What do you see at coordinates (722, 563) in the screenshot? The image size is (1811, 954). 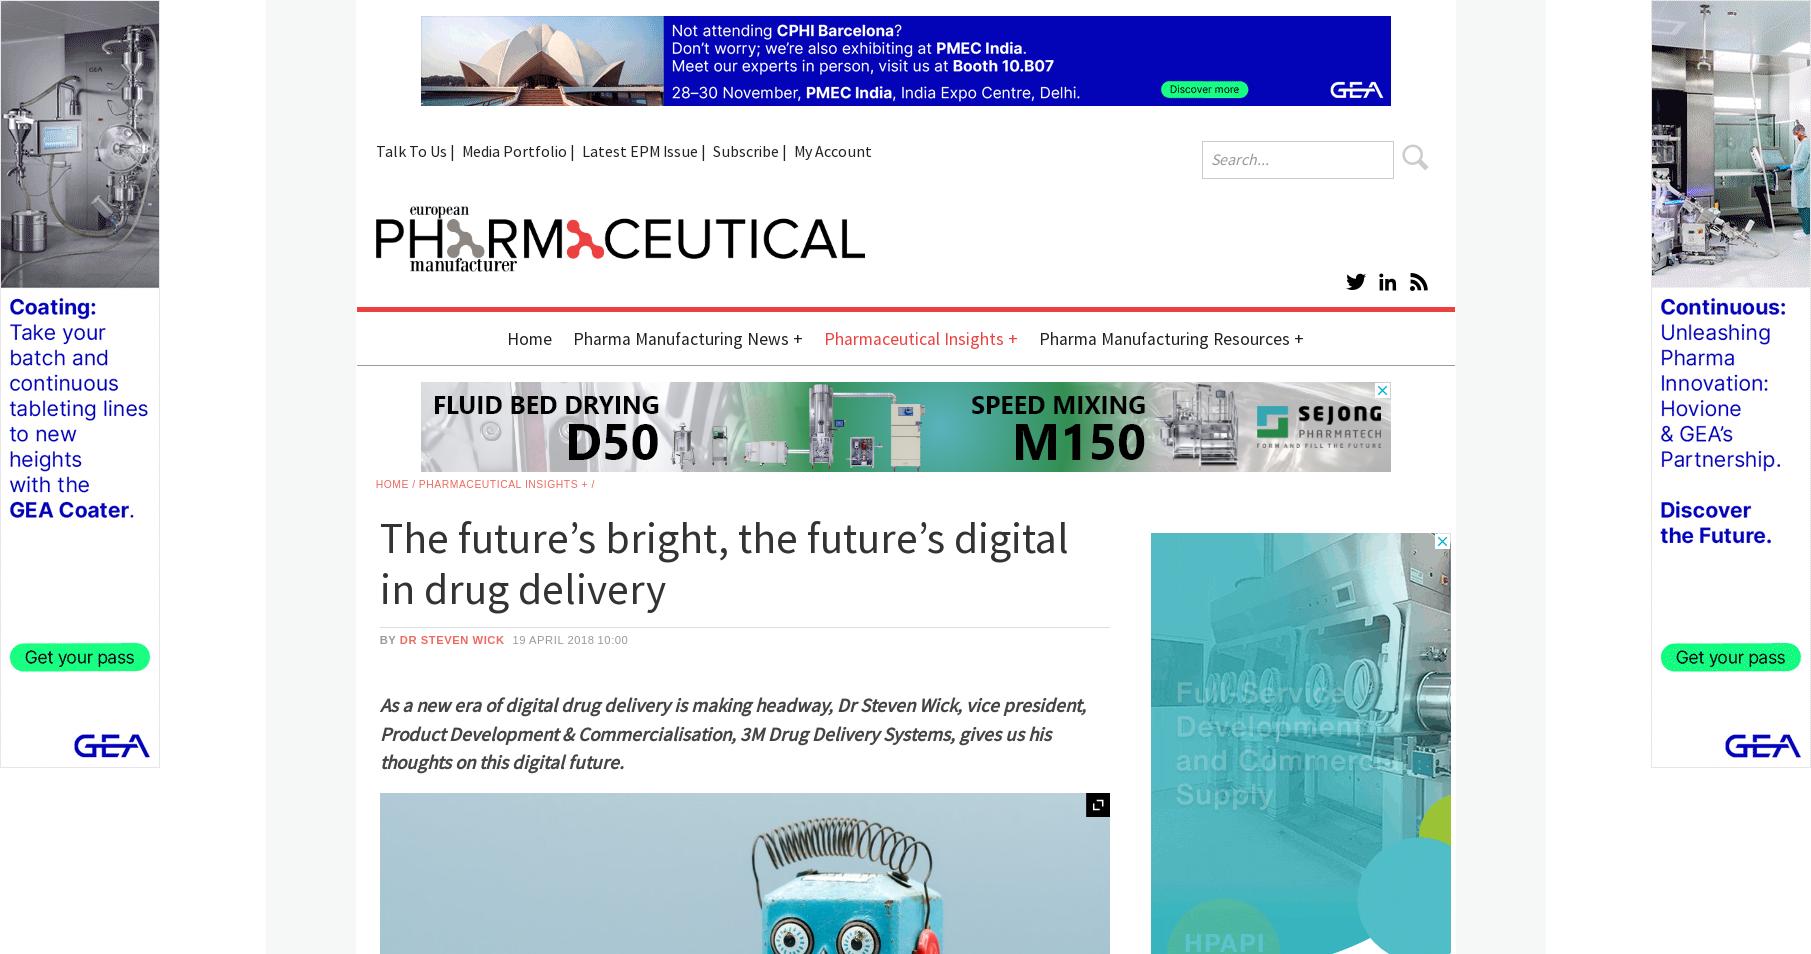 I see `'The future’s bright, the future’s digital in drug delivery'` at bounding box center [722, 563].